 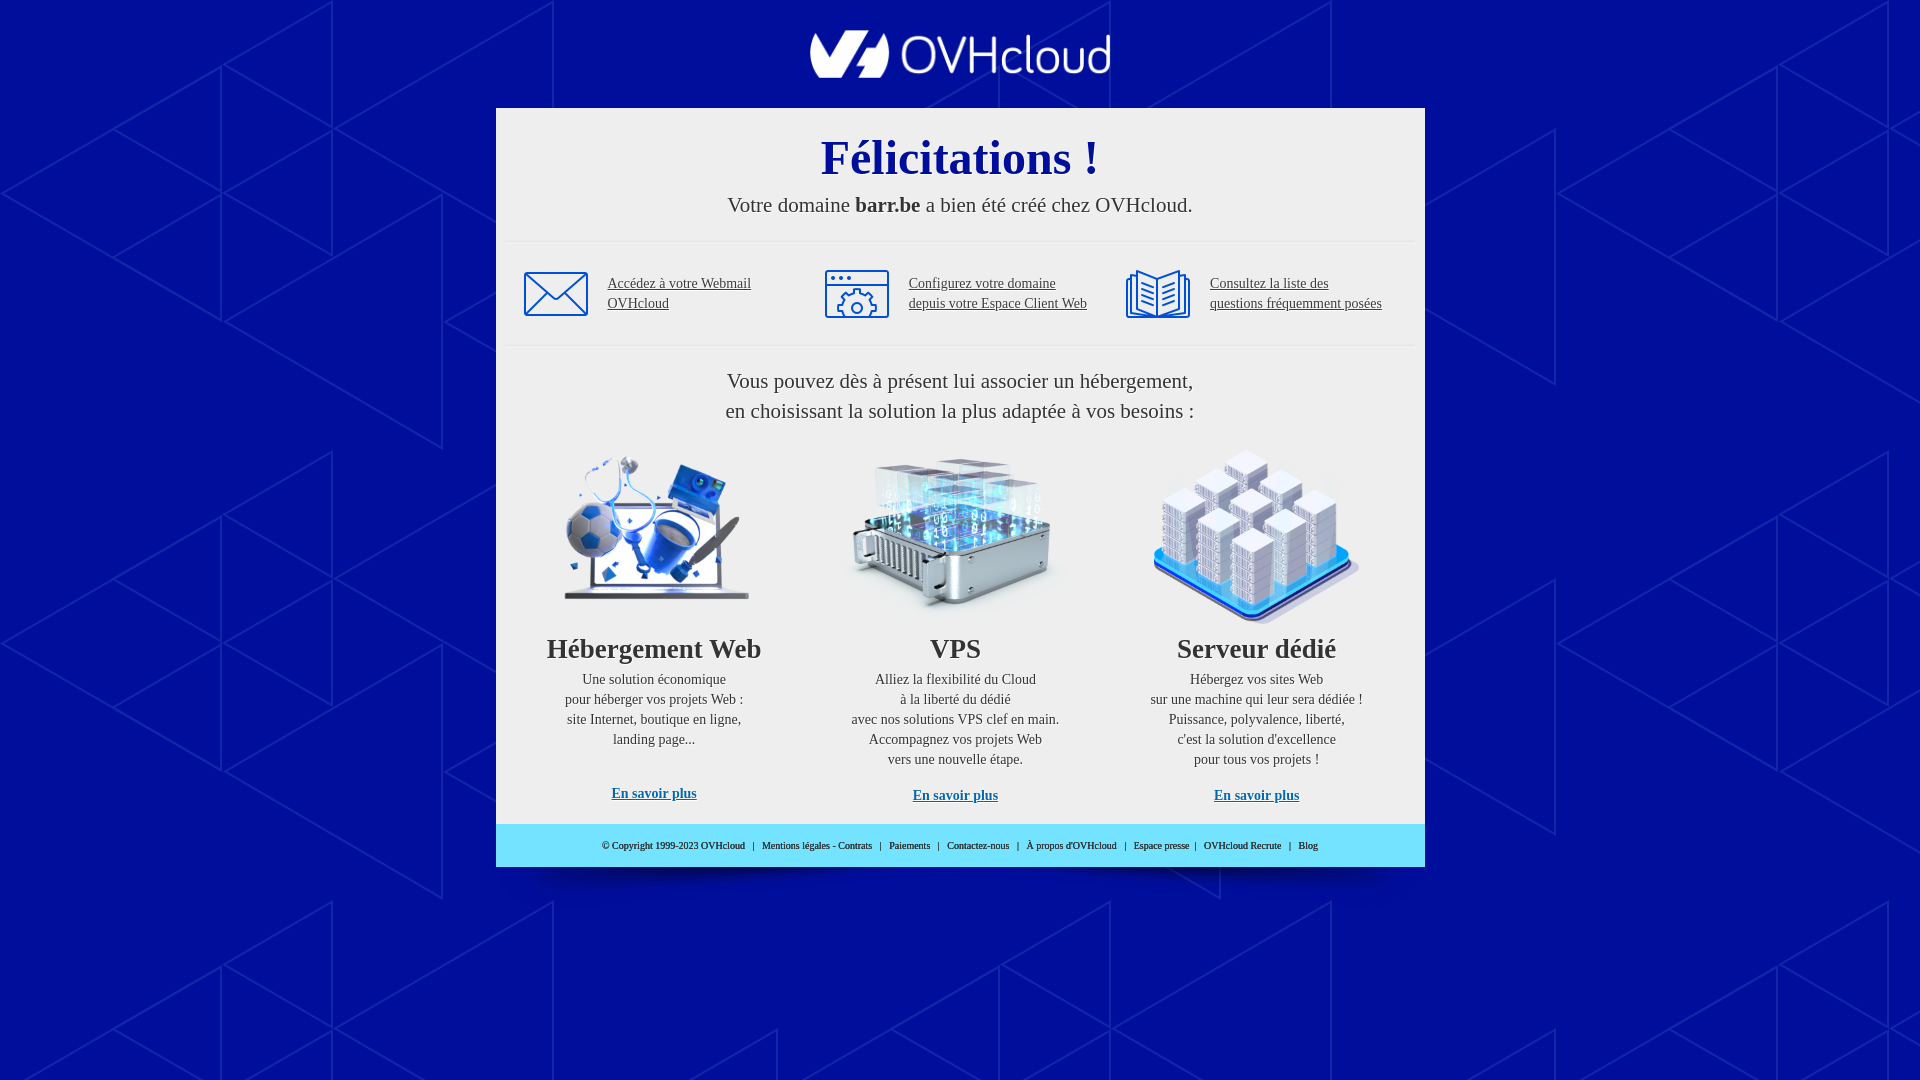 What do you see at coordinates (1161, 845) in the screenshot?
I see `'Espace presse'` at bounding box center [1161, 845].